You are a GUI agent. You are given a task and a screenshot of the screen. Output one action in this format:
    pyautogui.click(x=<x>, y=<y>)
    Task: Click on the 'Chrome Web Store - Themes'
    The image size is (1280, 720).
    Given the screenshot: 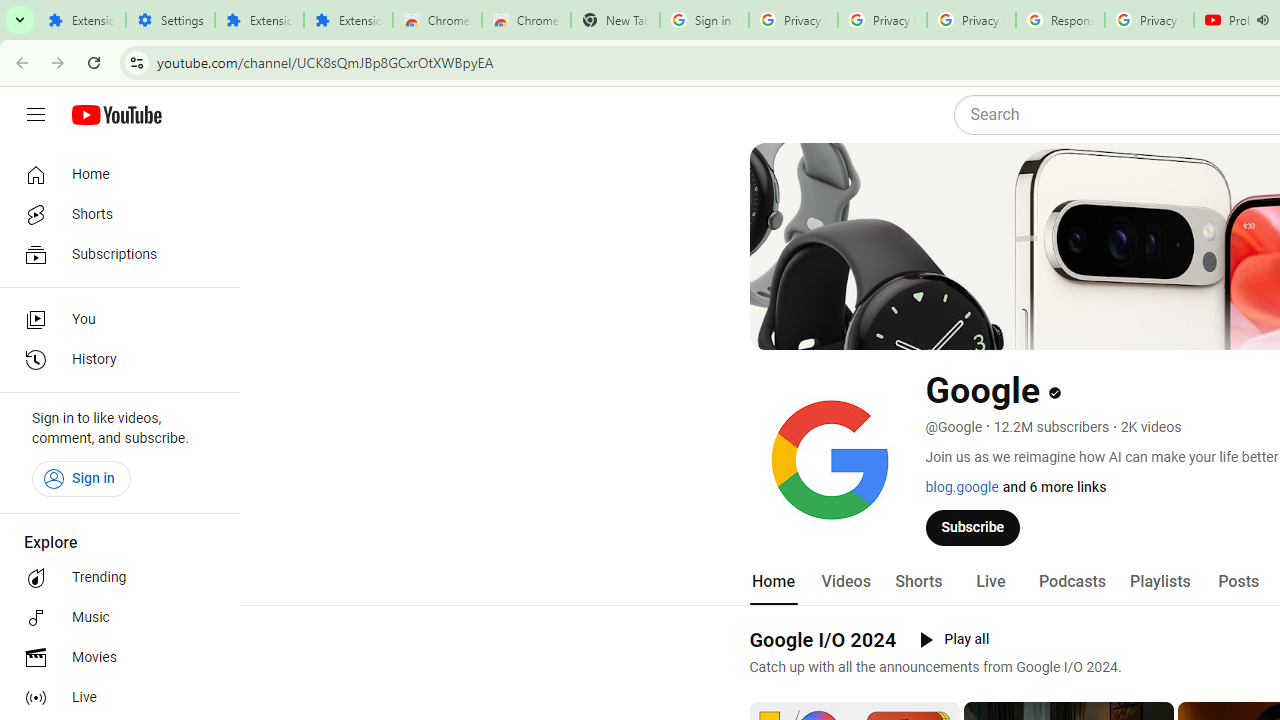 What is the action you would take?
    pyautogui.click(x=526, y=20)
    